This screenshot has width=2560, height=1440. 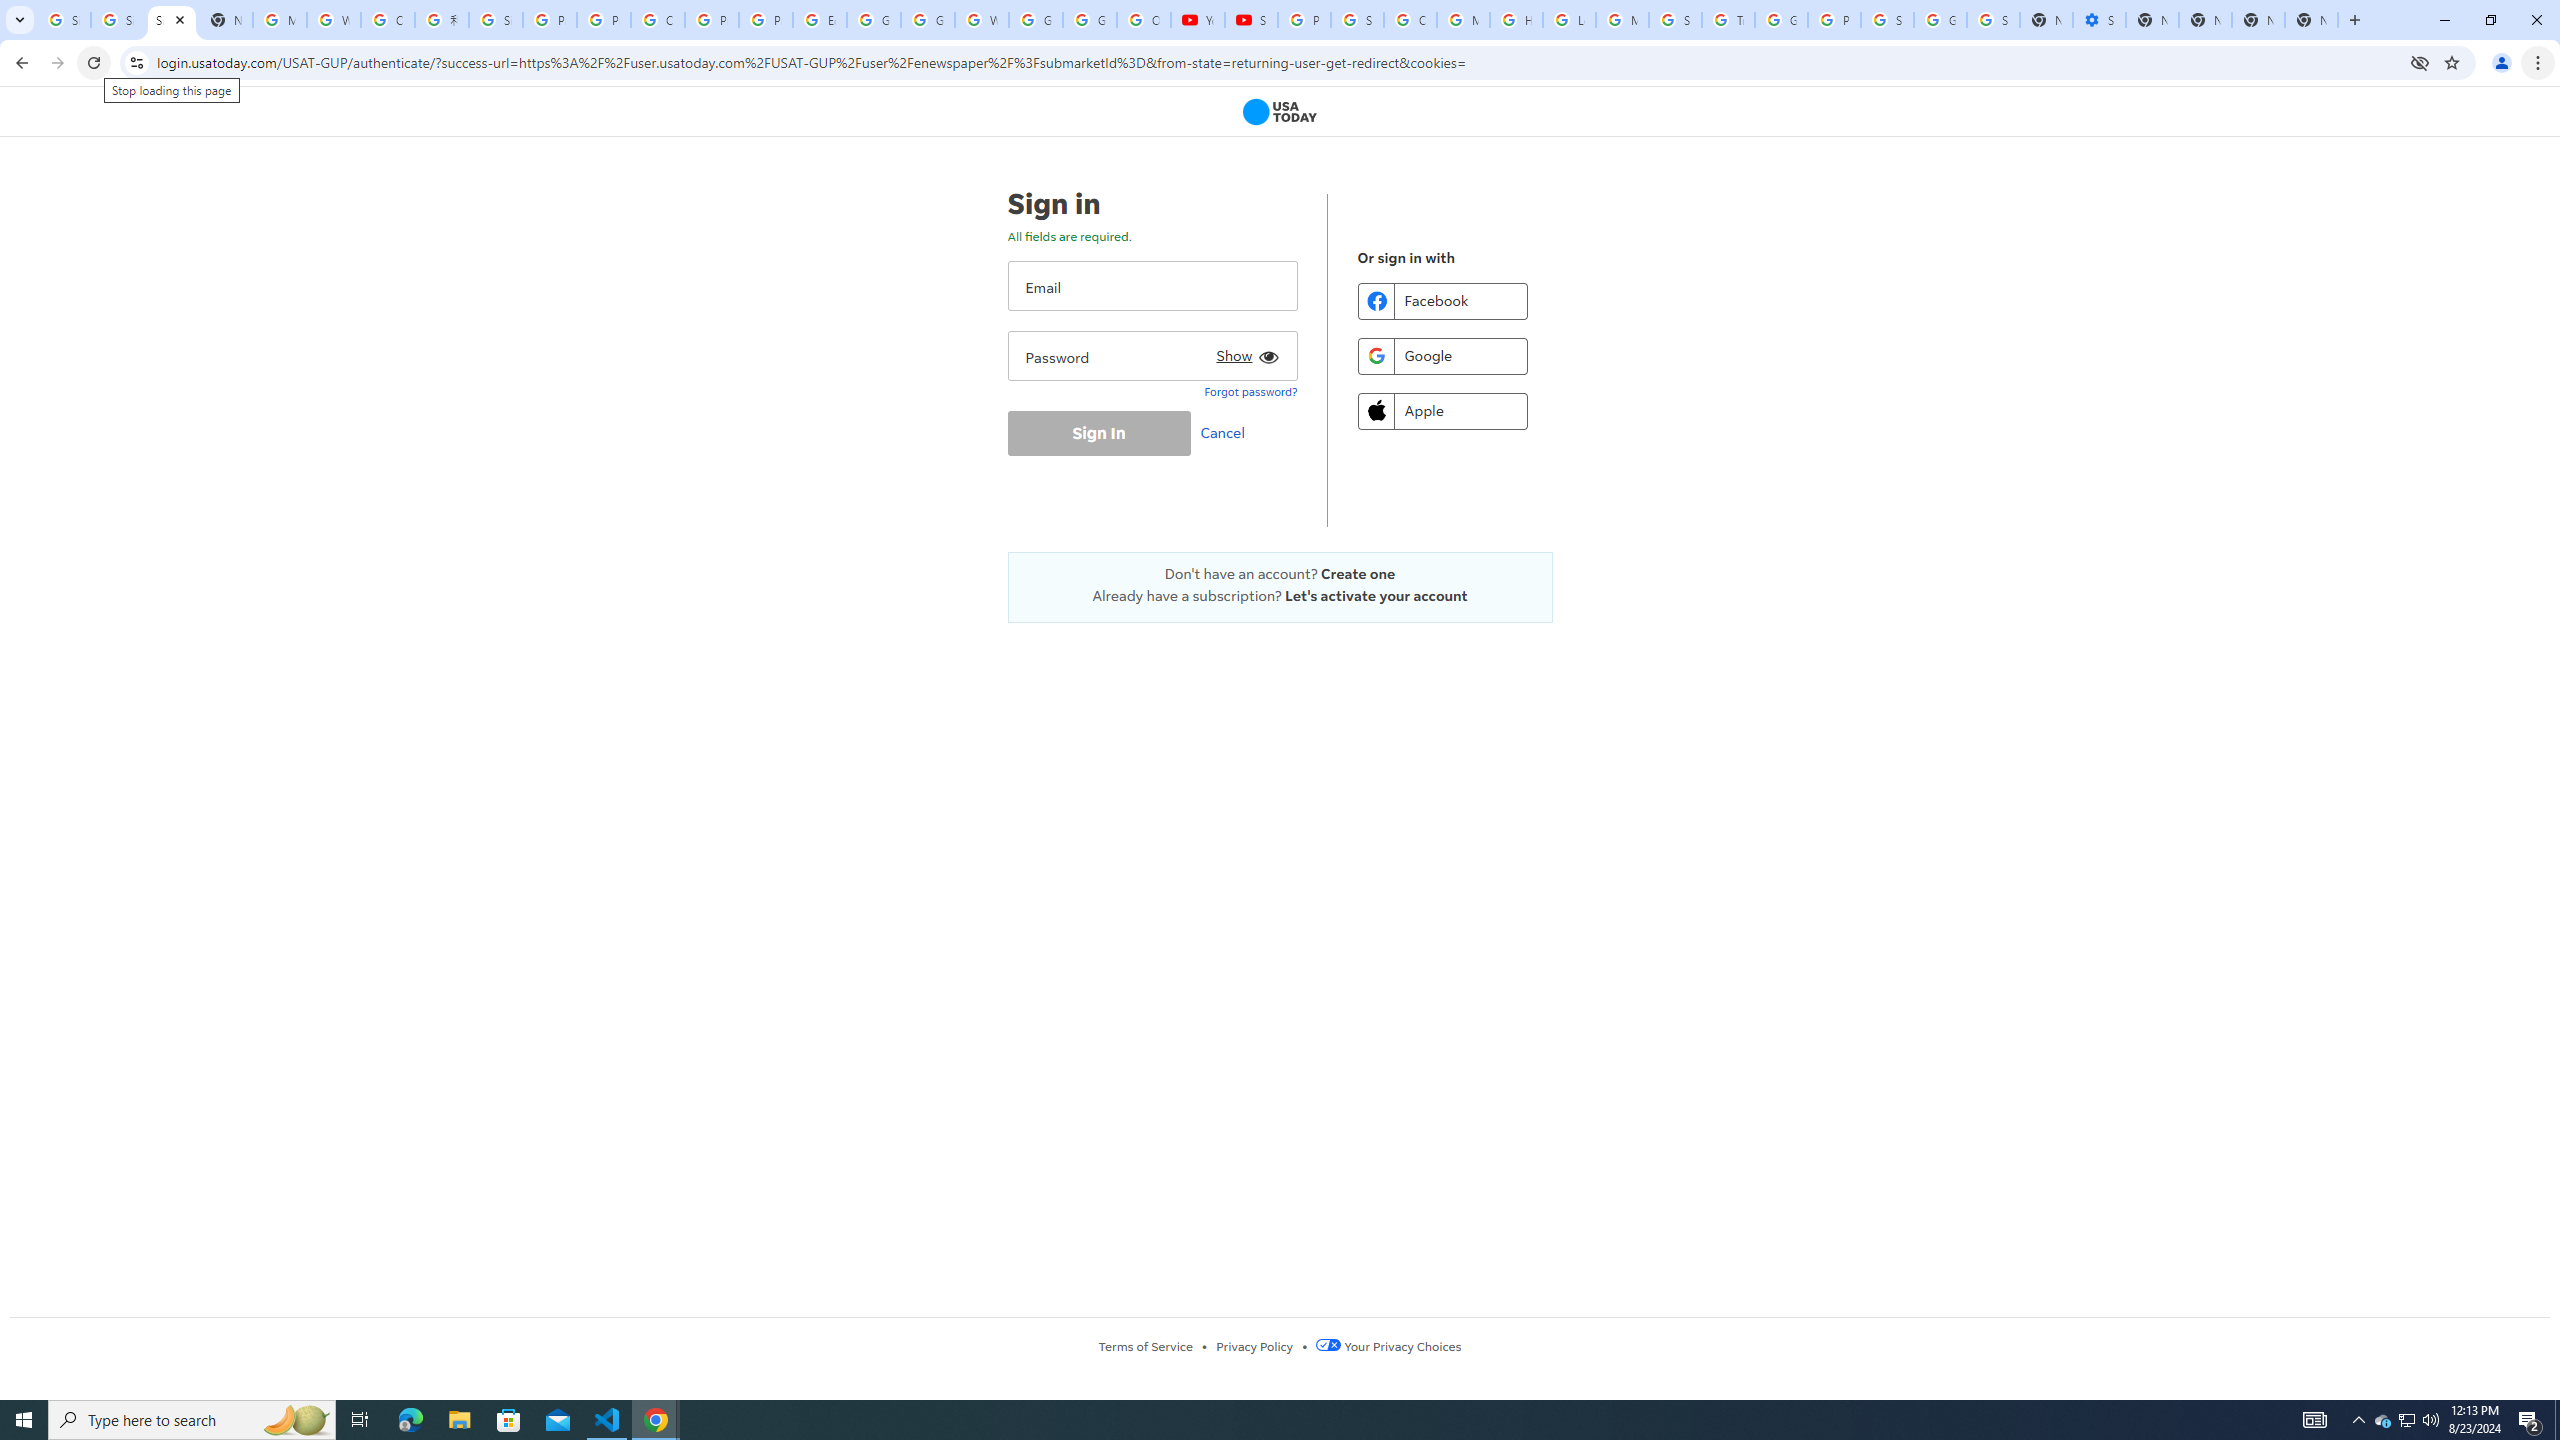 What do you see at coordinates (1280, 572) in the screenshot?
I see `'Don'` at bounding box center [1280, 572].